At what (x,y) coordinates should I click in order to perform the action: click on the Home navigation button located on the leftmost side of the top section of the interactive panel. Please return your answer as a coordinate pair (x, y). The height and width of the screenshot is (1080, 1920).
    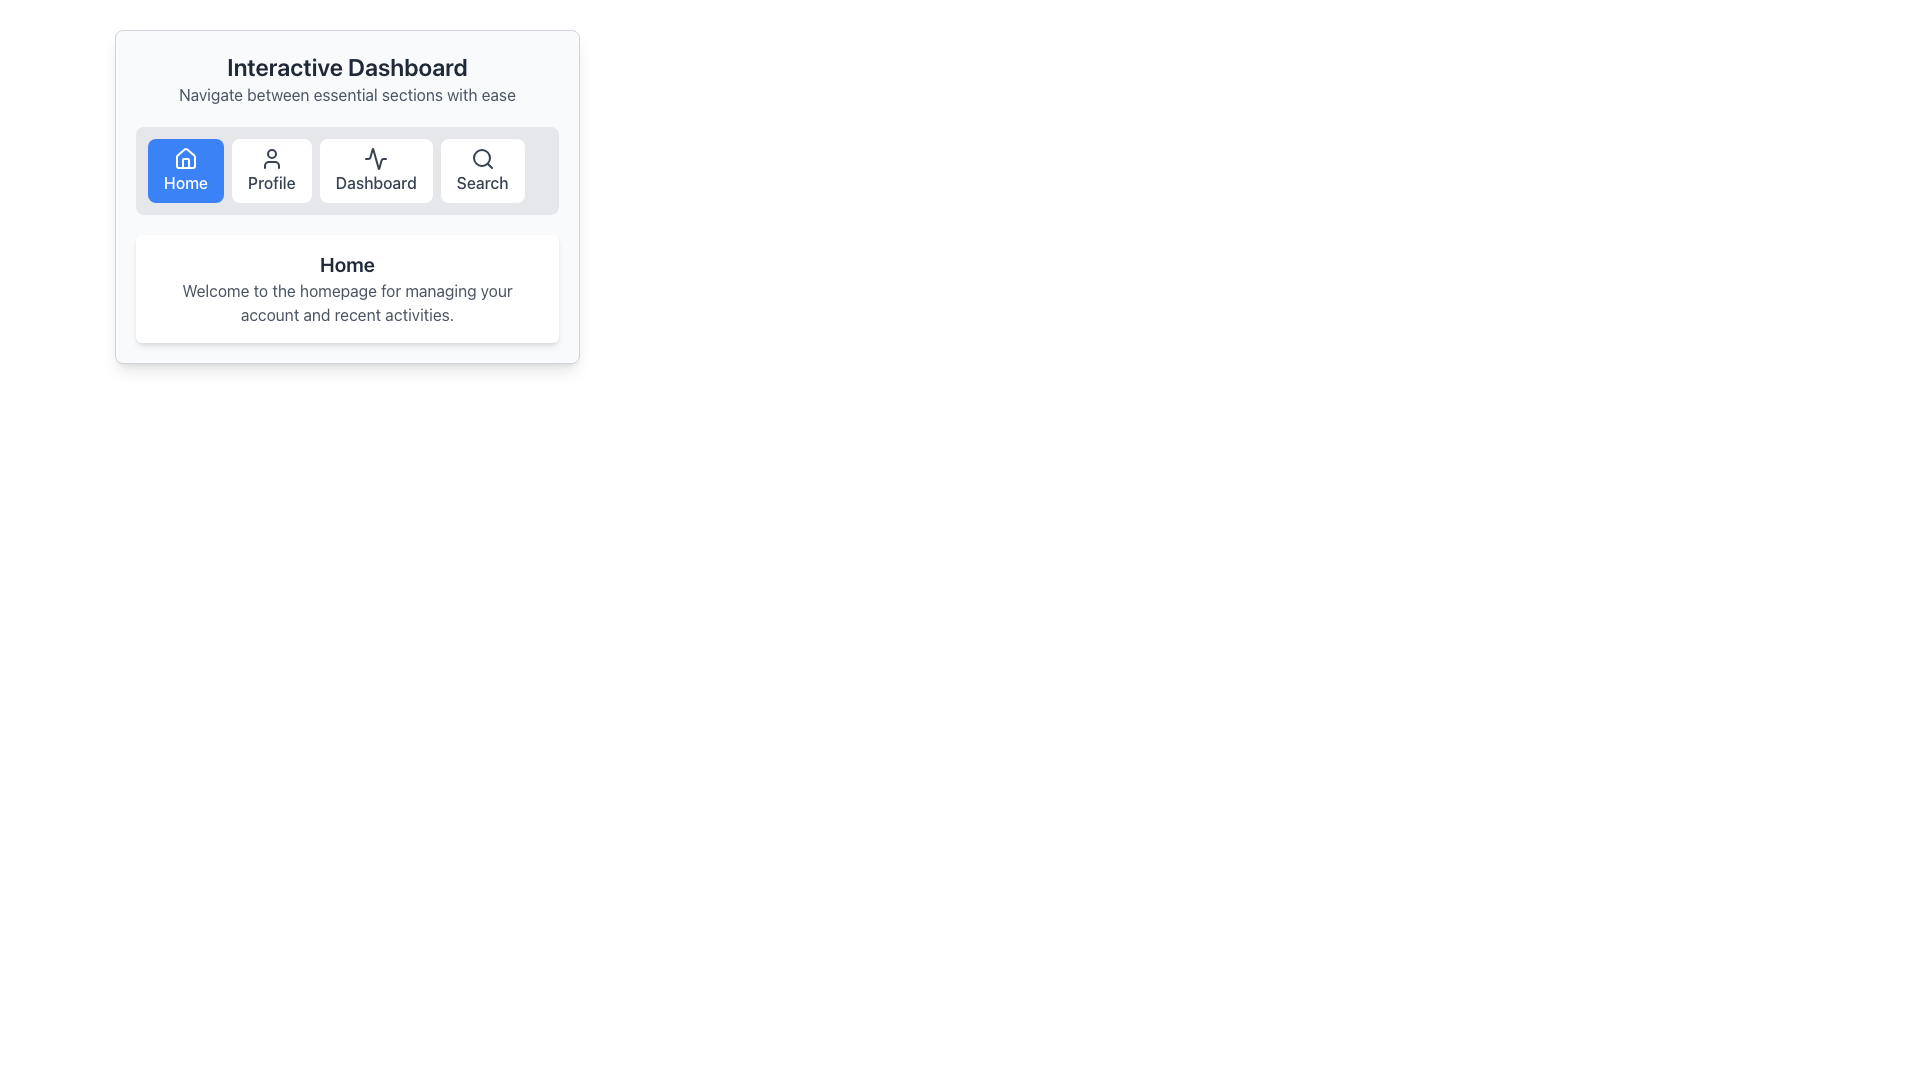
    Looking at the image, I should click on (186, 169).